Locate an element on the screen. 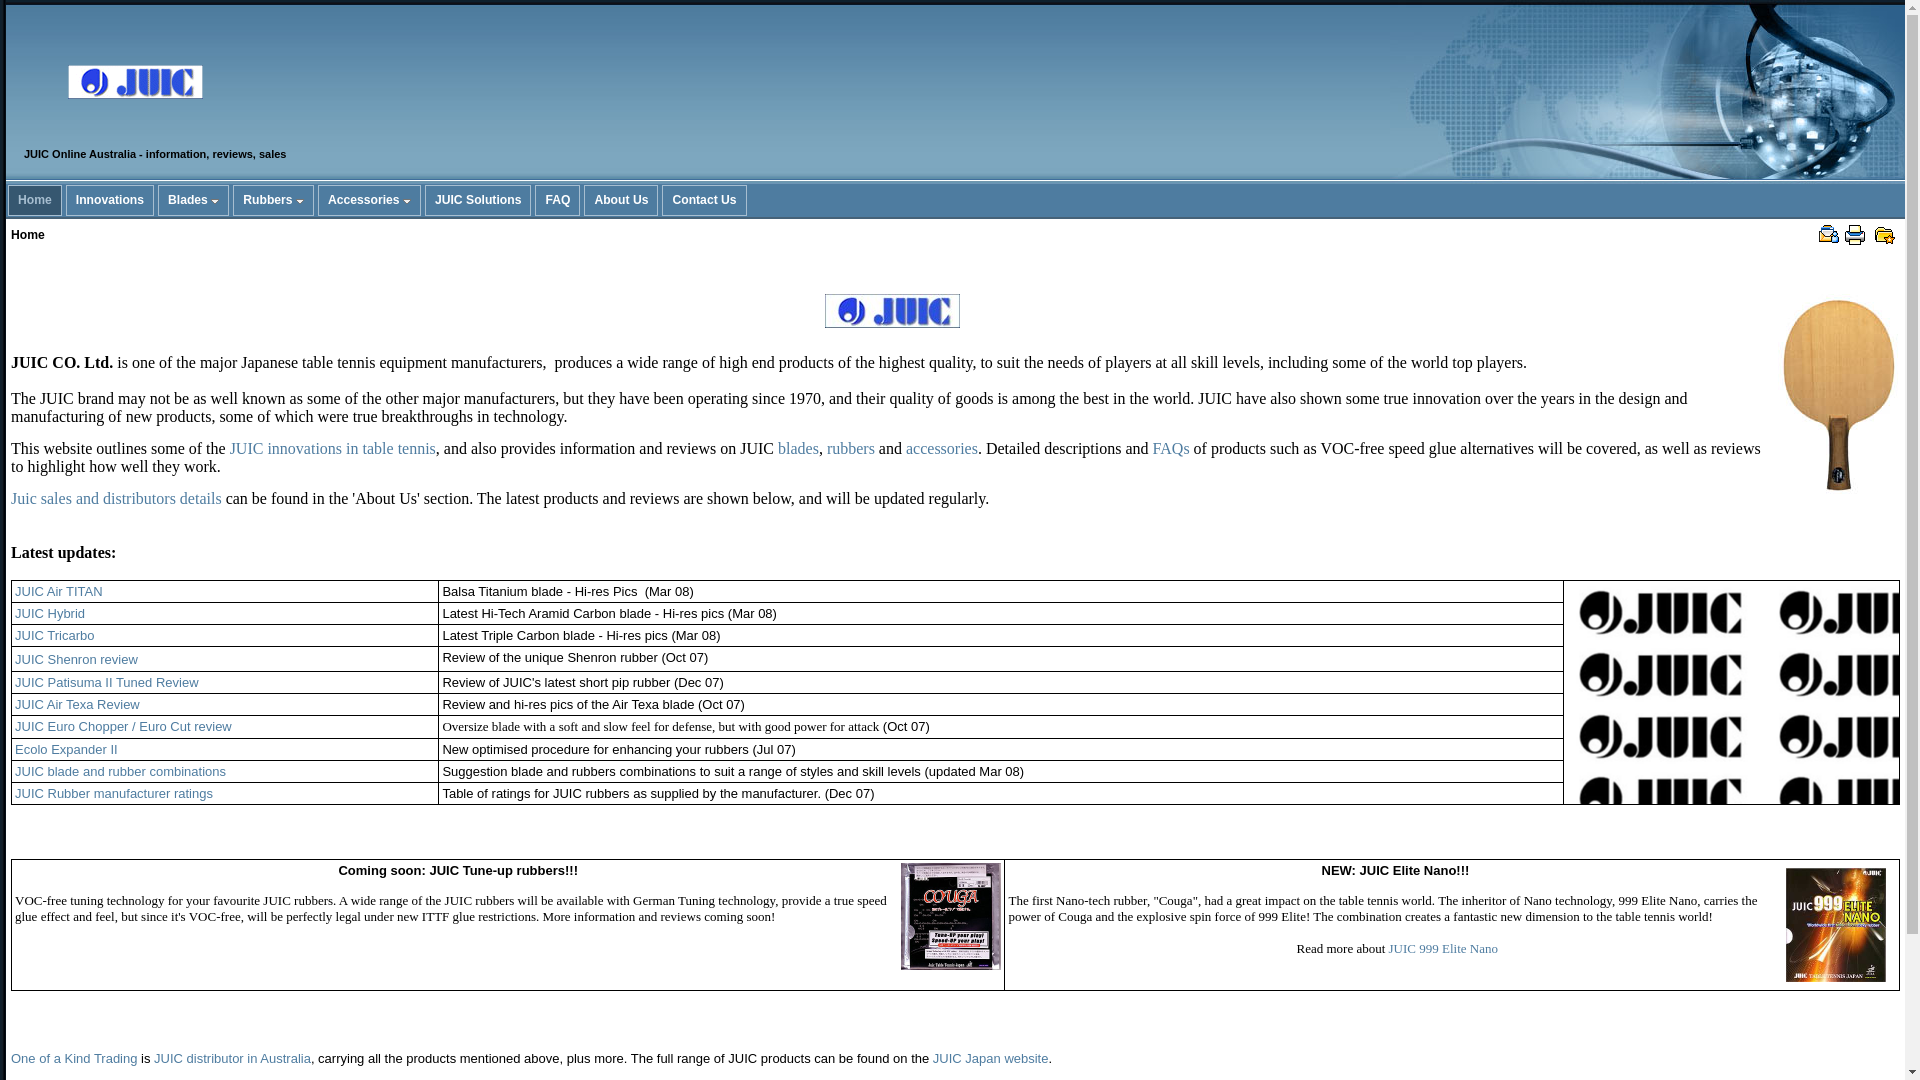 The width and height of the screenshot is (1920, 1080). 'JUIC Euro Chopper / Euro Cut review' is located at coordinates (122, 726).